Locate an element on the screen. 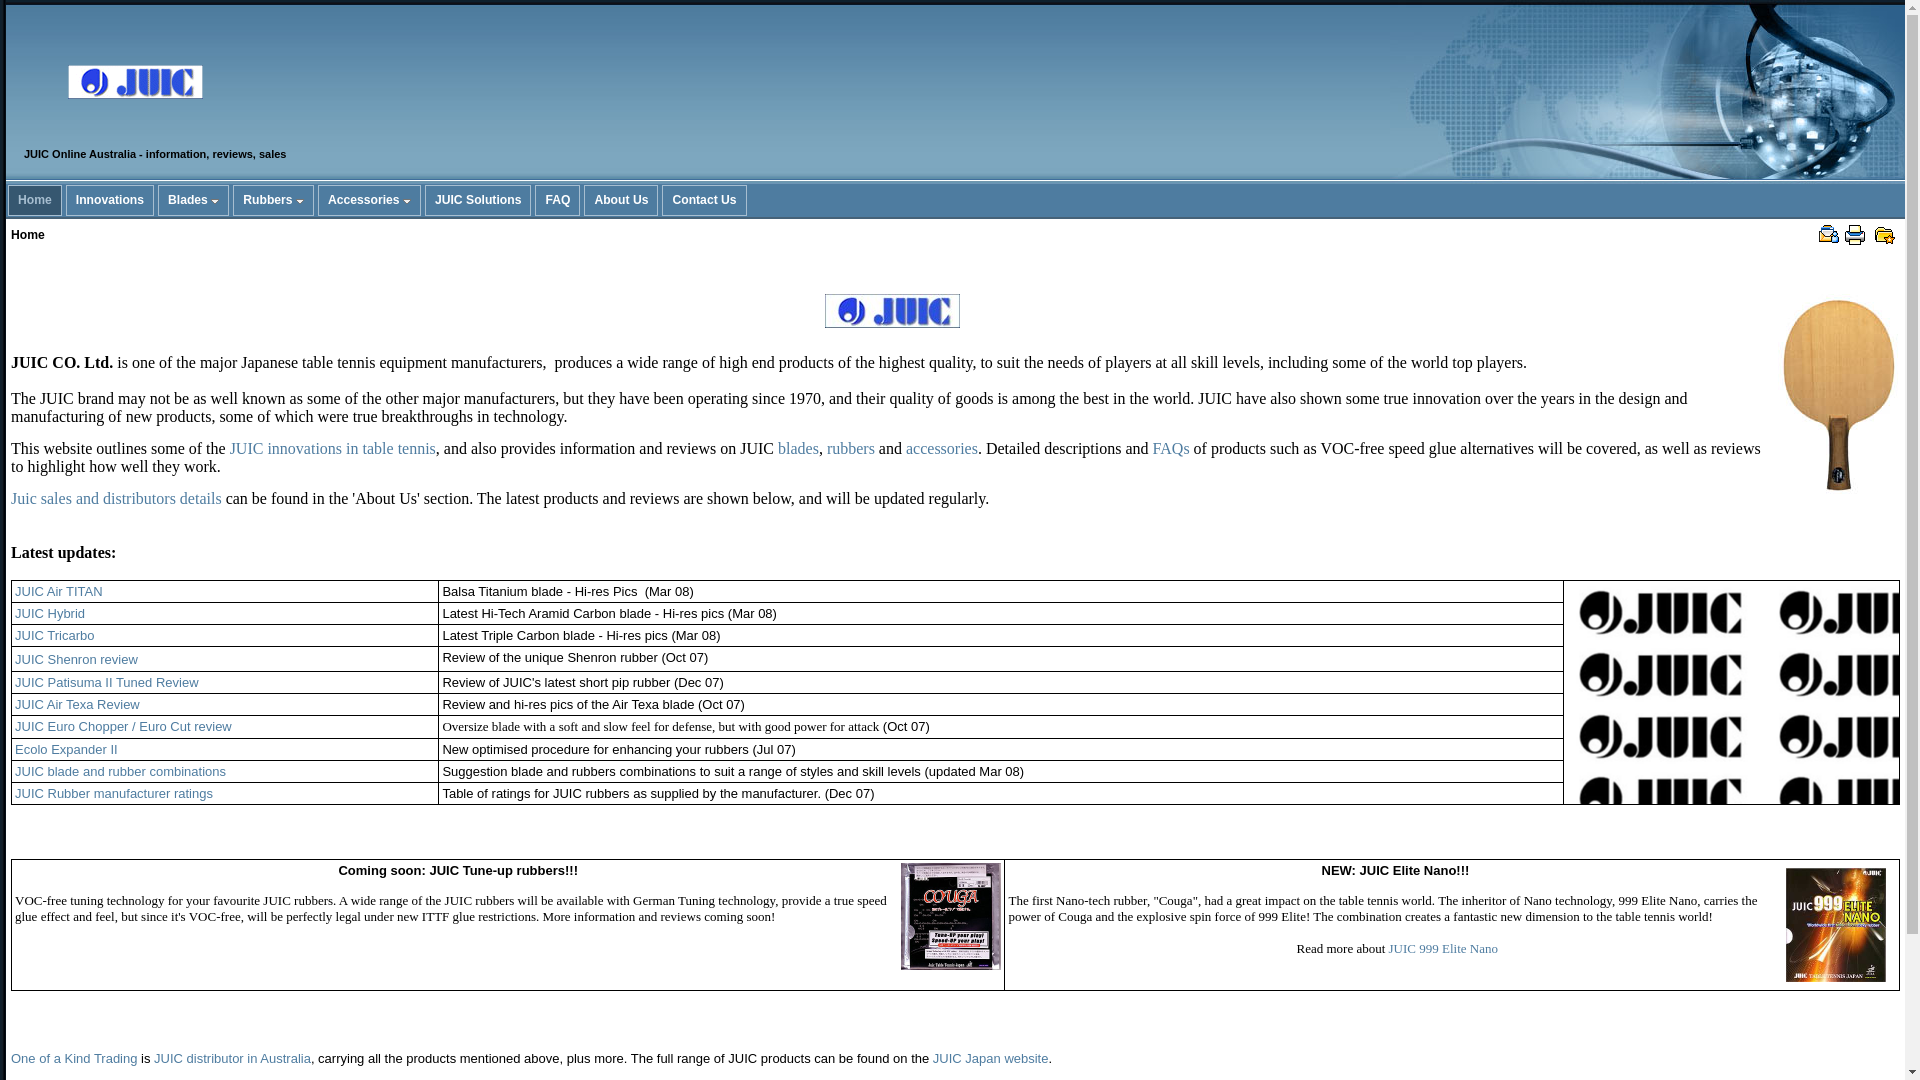 The width and height of the screenshot is (1920, 1080). 'JUIC Euro Chopper / Euro Cut review' is located at coordinates (122, 726).